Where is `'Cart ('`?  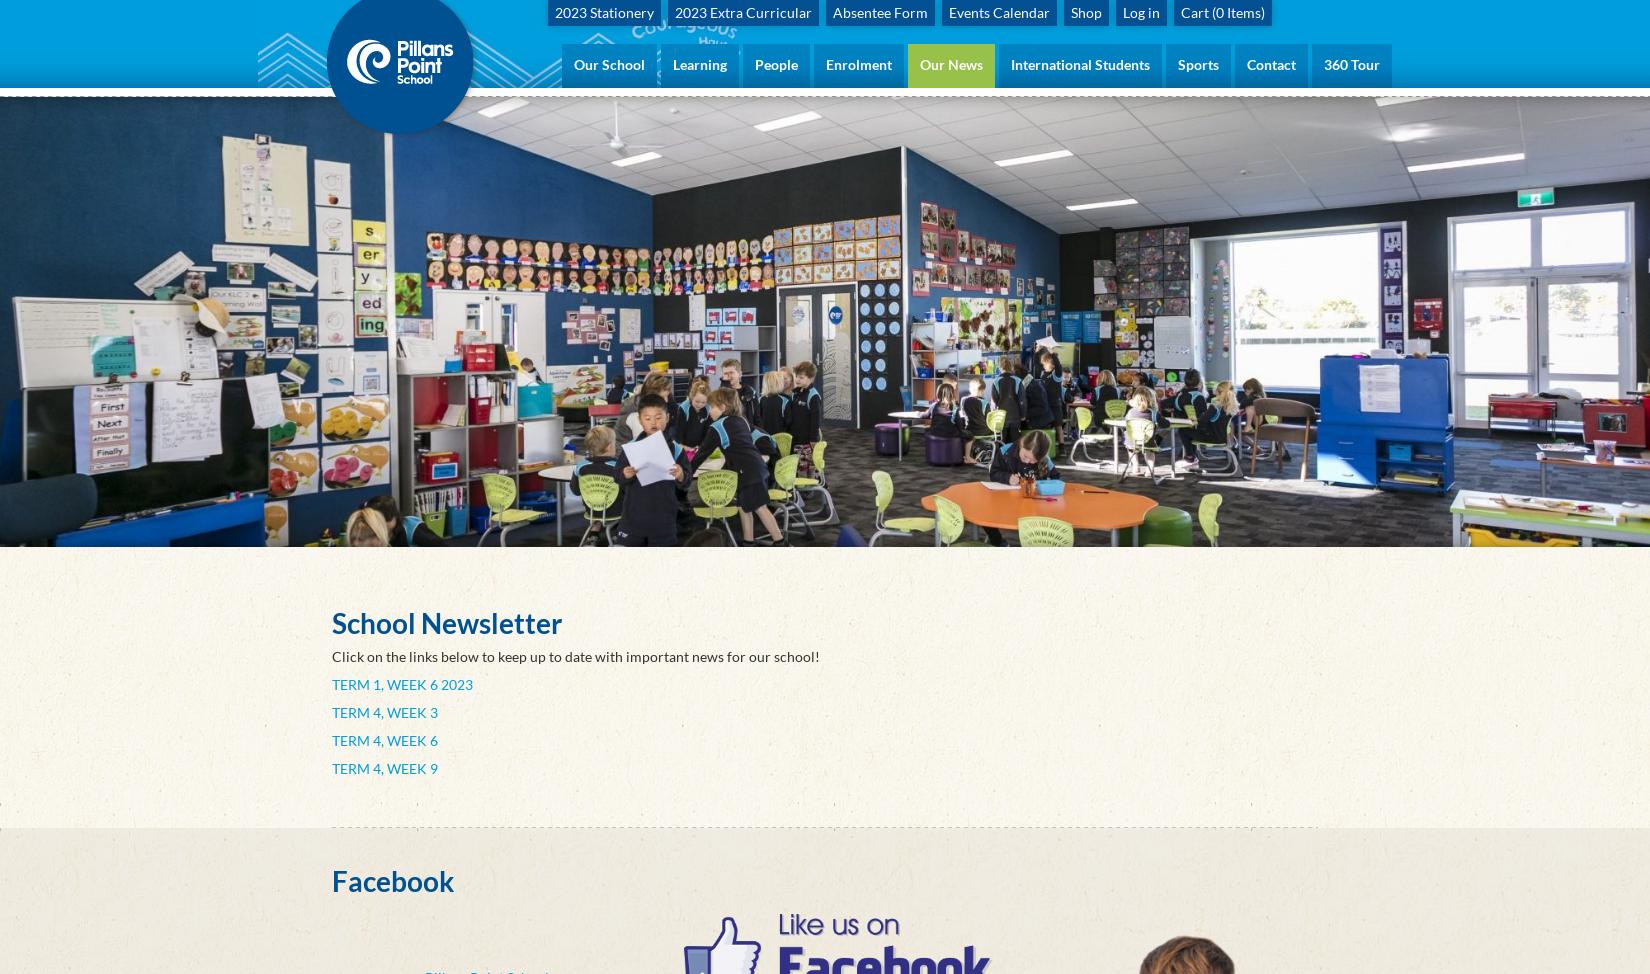 'Cart (' is located at coordinates (1198, 12).